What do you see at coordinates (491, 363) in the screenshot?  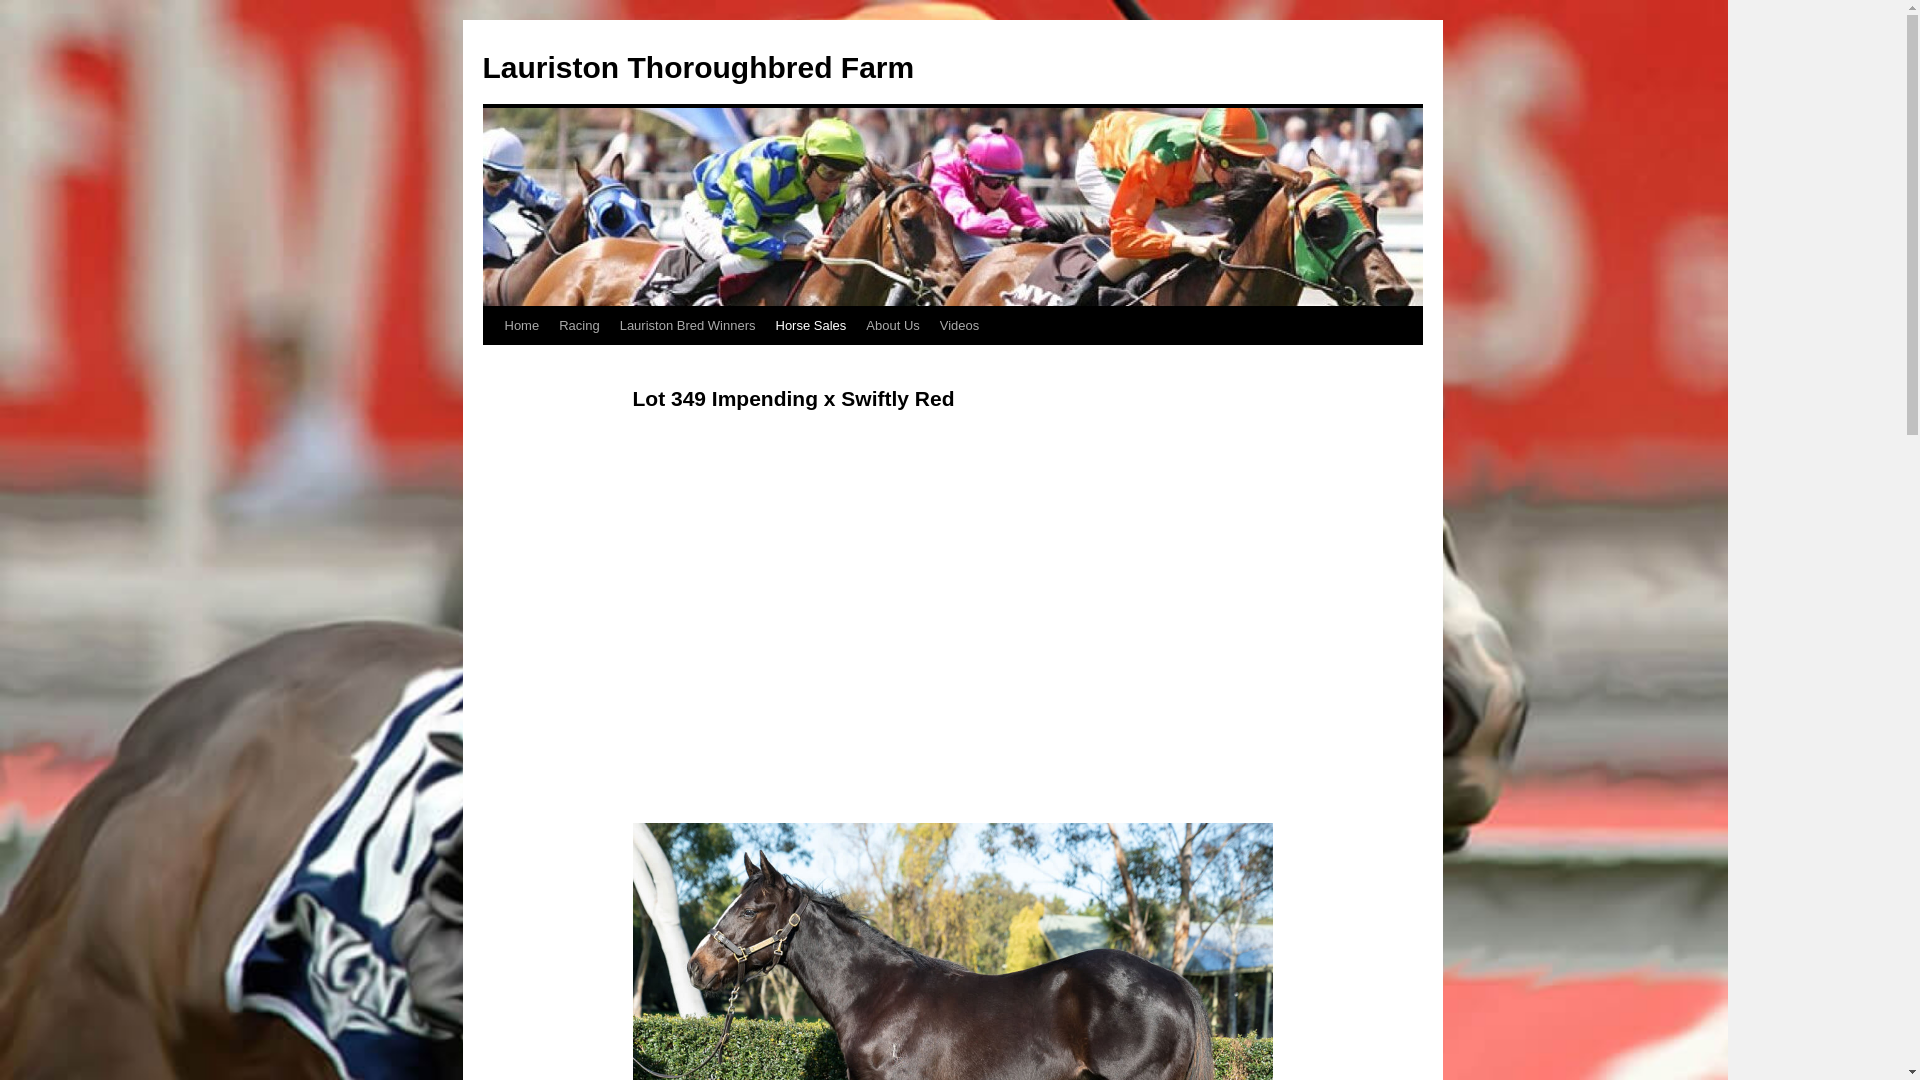 I see `'Skip to content'` at bounding box center [491, 363].